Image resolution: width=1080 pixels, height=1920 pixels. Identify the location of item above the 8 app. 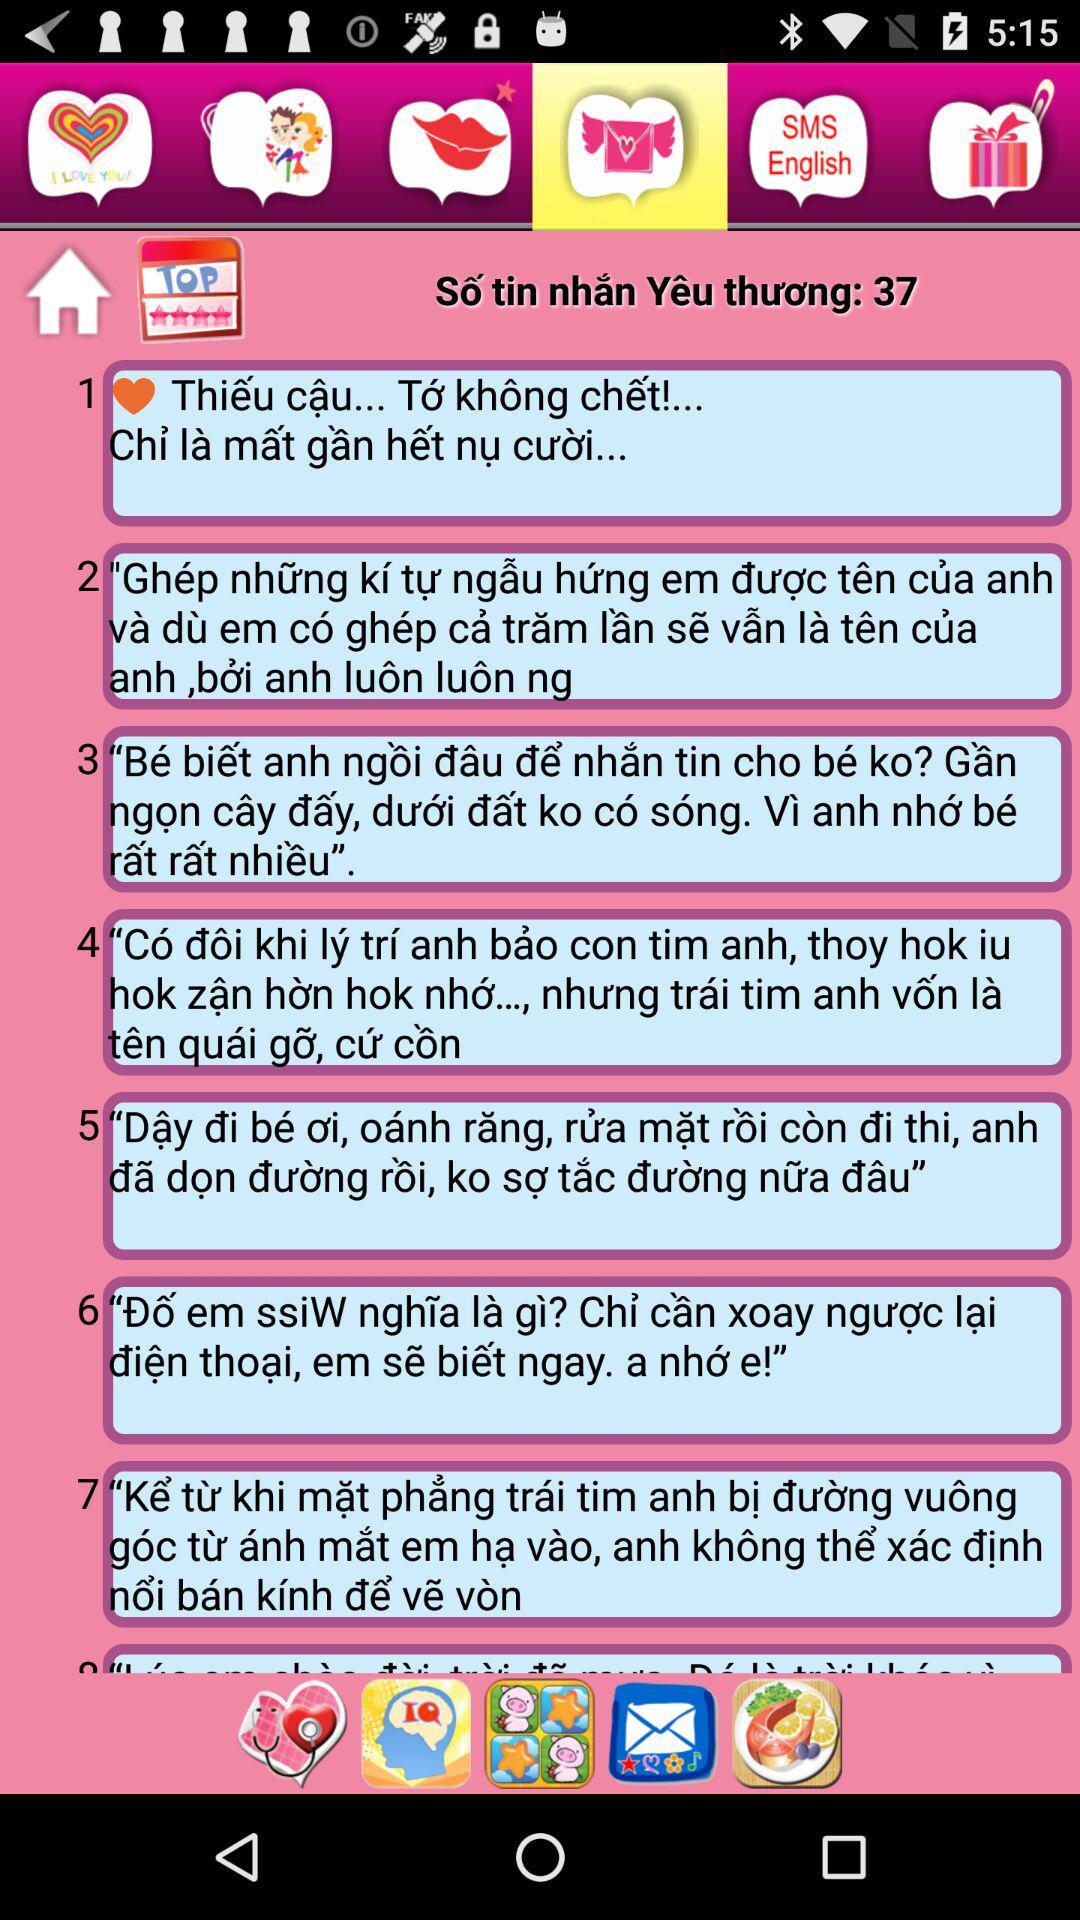
(54, 1540).